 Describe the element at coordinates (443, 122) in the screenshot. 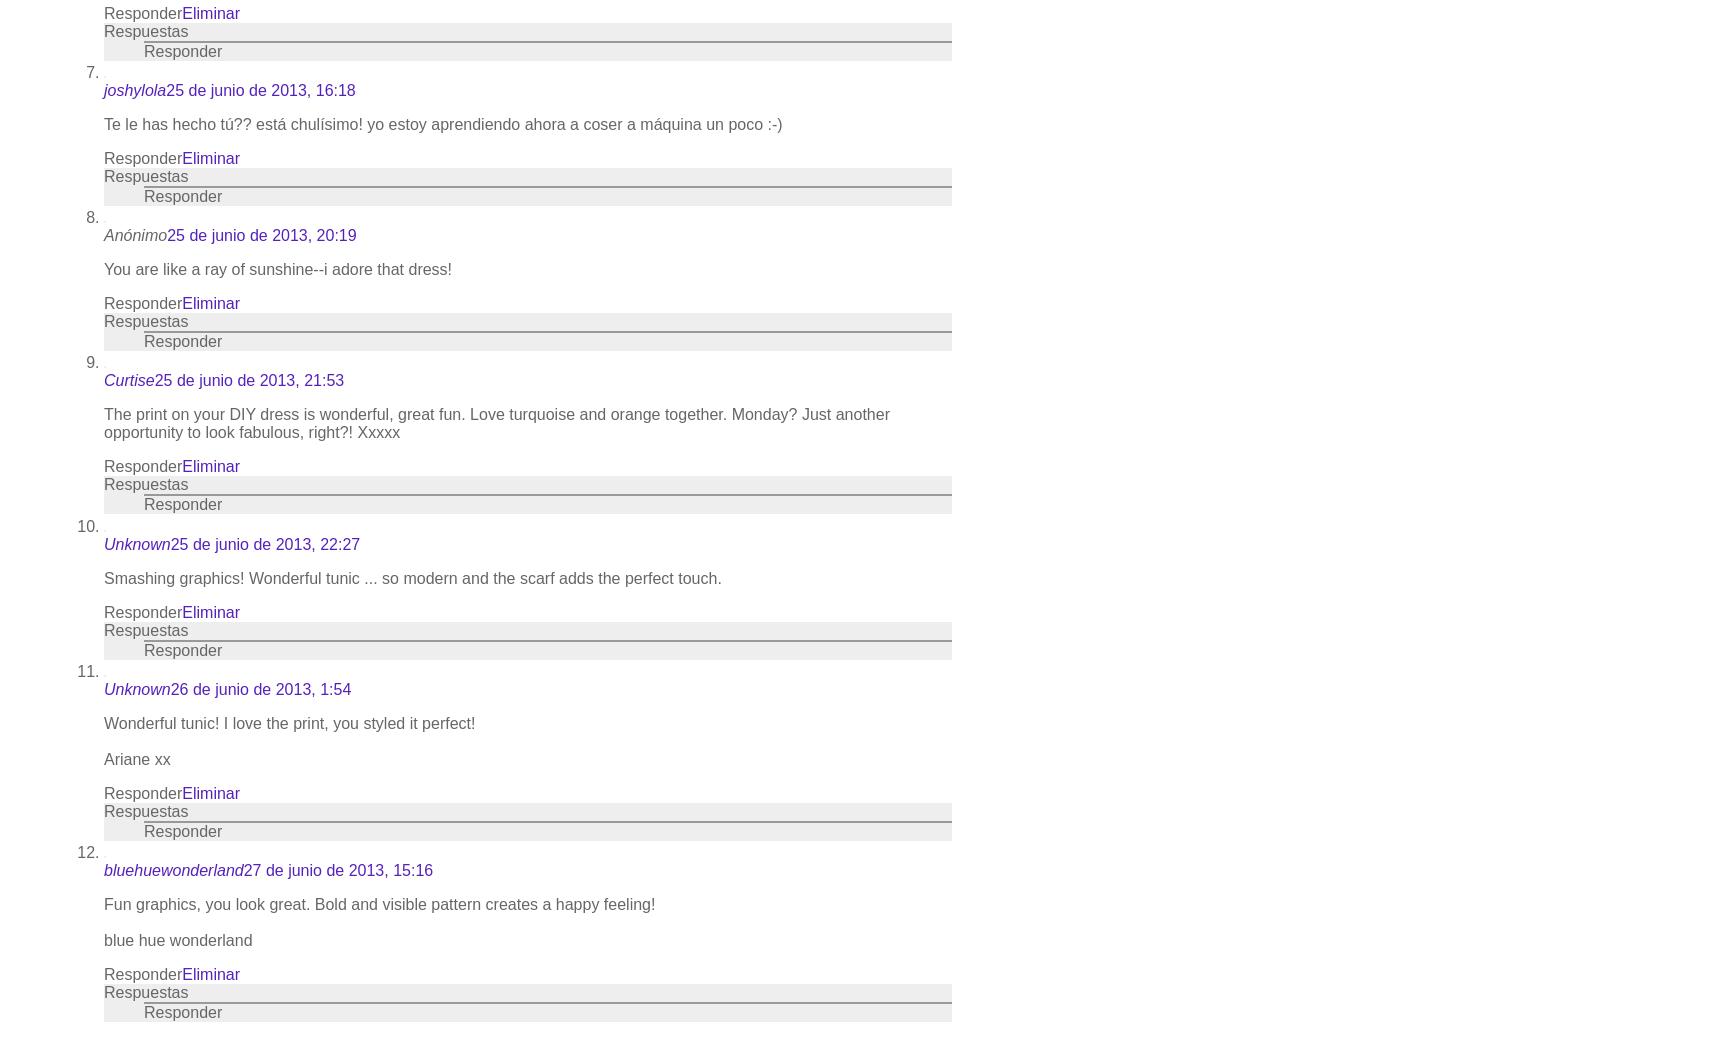

I see `'Te le has hecho tú?? está chulísimo! yo estoy aprendiendo ahora a coser a máquina un poco :-)'` at that location.